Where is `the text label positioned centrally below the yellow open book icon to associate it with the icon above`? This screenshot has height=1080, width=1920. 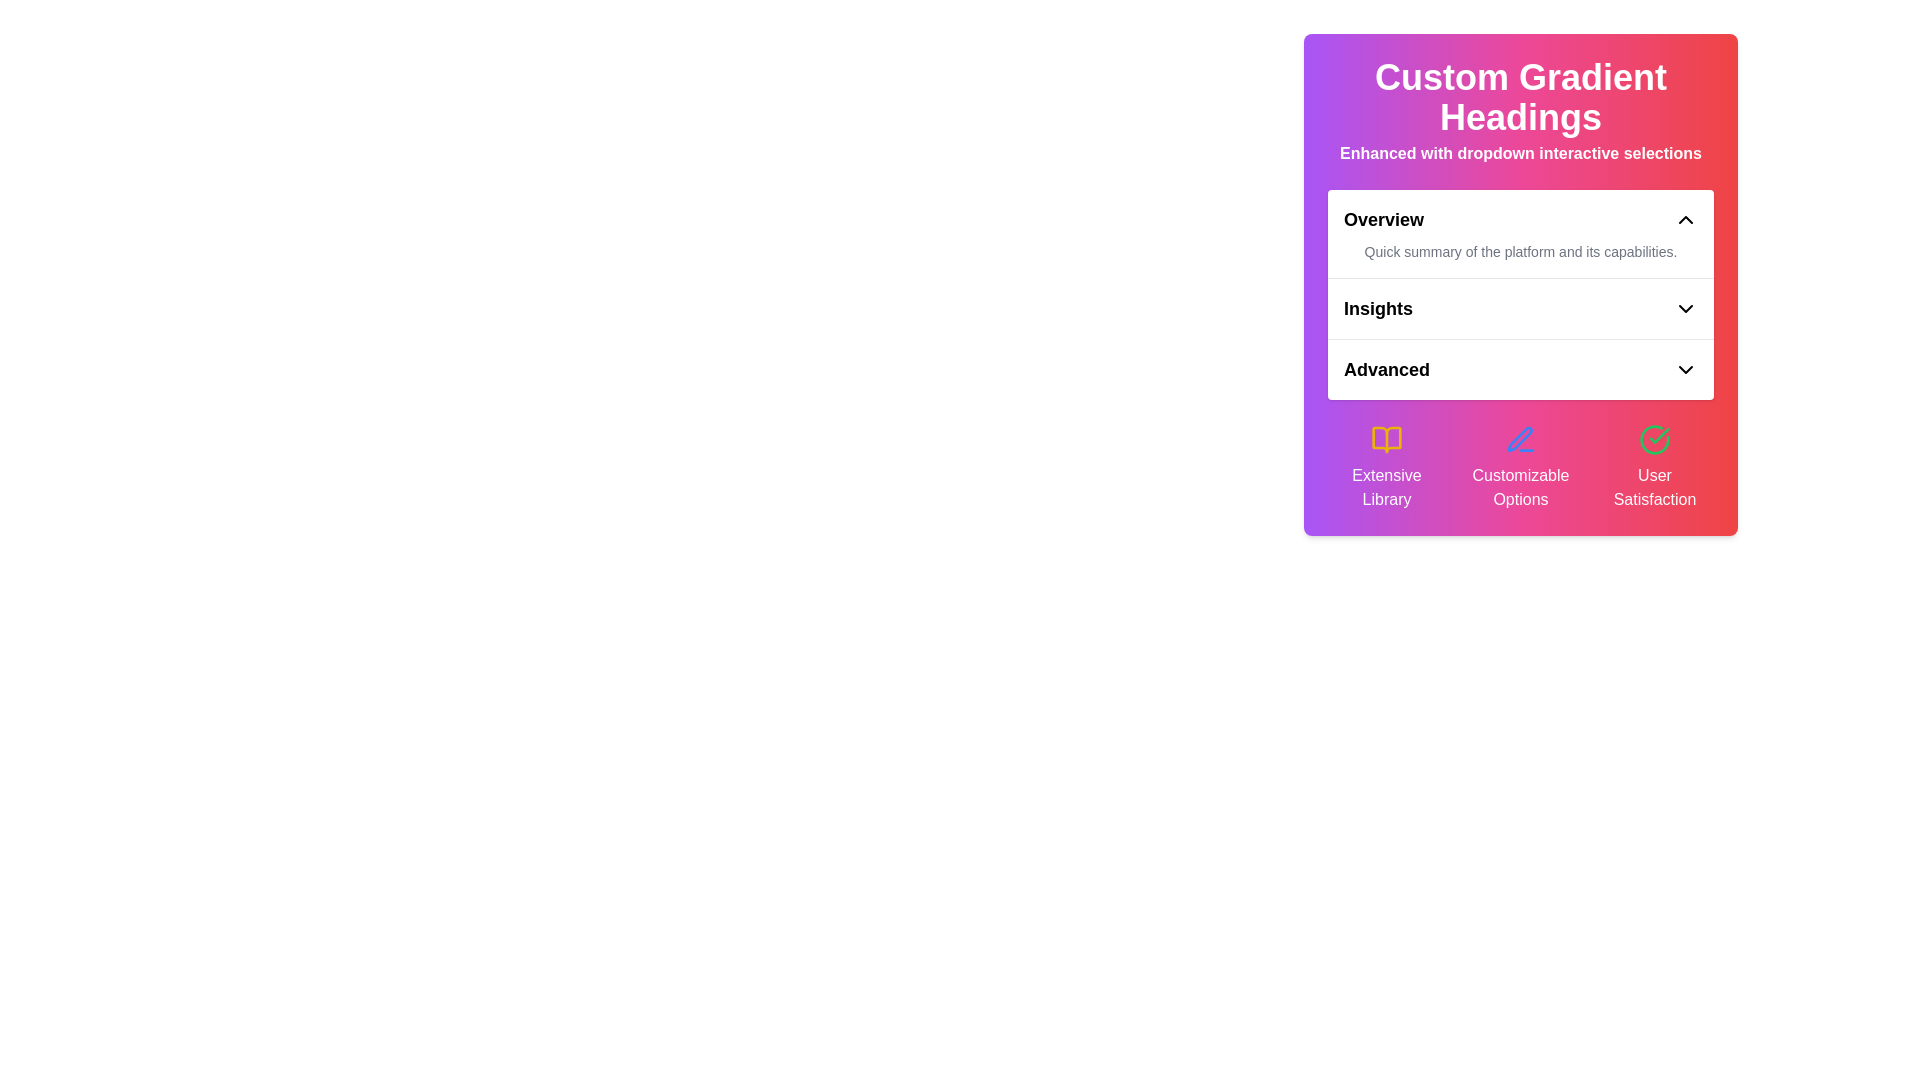 the text label positioned centrally below the yellow open book icon to associate it with the icon above is located at coordinates (1386, 488).